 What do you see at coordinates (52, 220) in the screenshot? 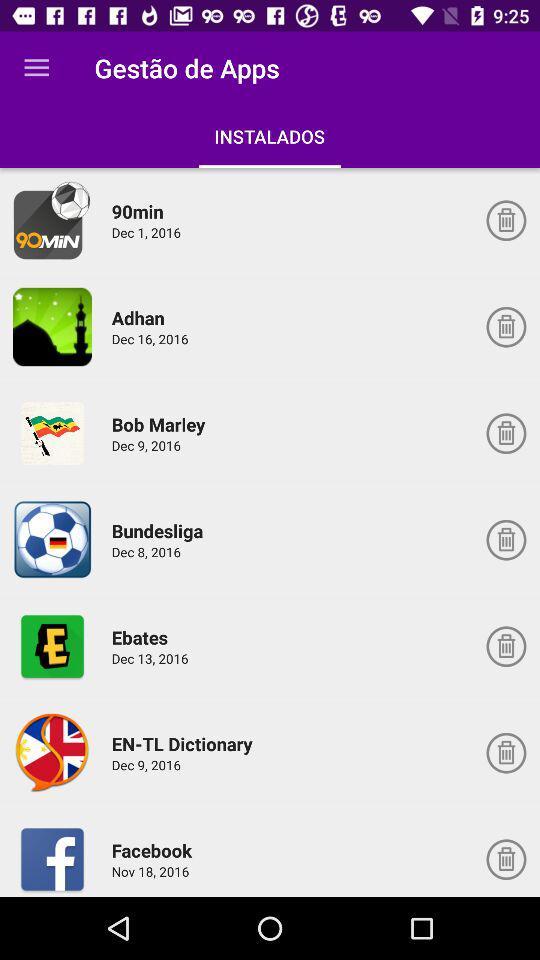
I see `the 90min app` at bounding box center [52, 220].